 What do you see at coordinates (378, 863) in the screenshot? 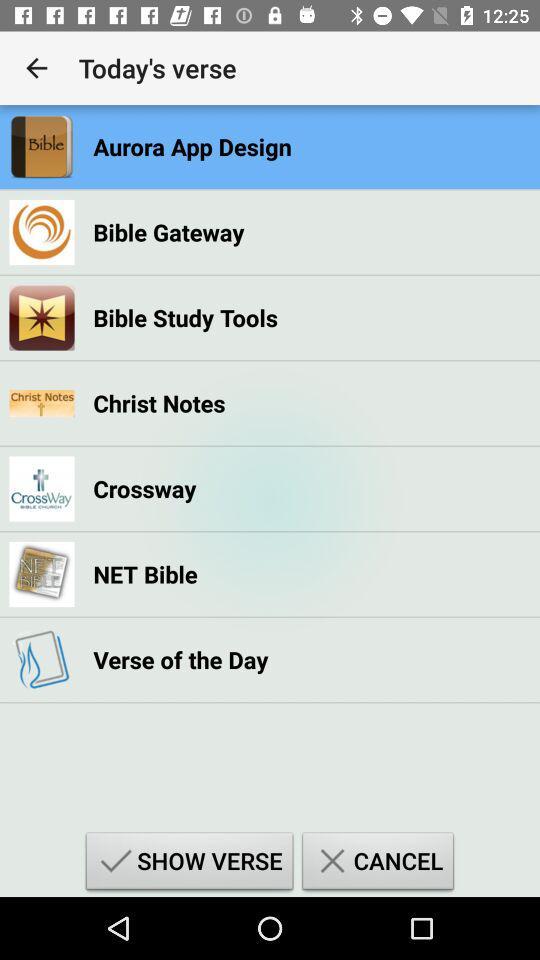
I see `icon to the right of show verse` at bounding box center [378, 863].